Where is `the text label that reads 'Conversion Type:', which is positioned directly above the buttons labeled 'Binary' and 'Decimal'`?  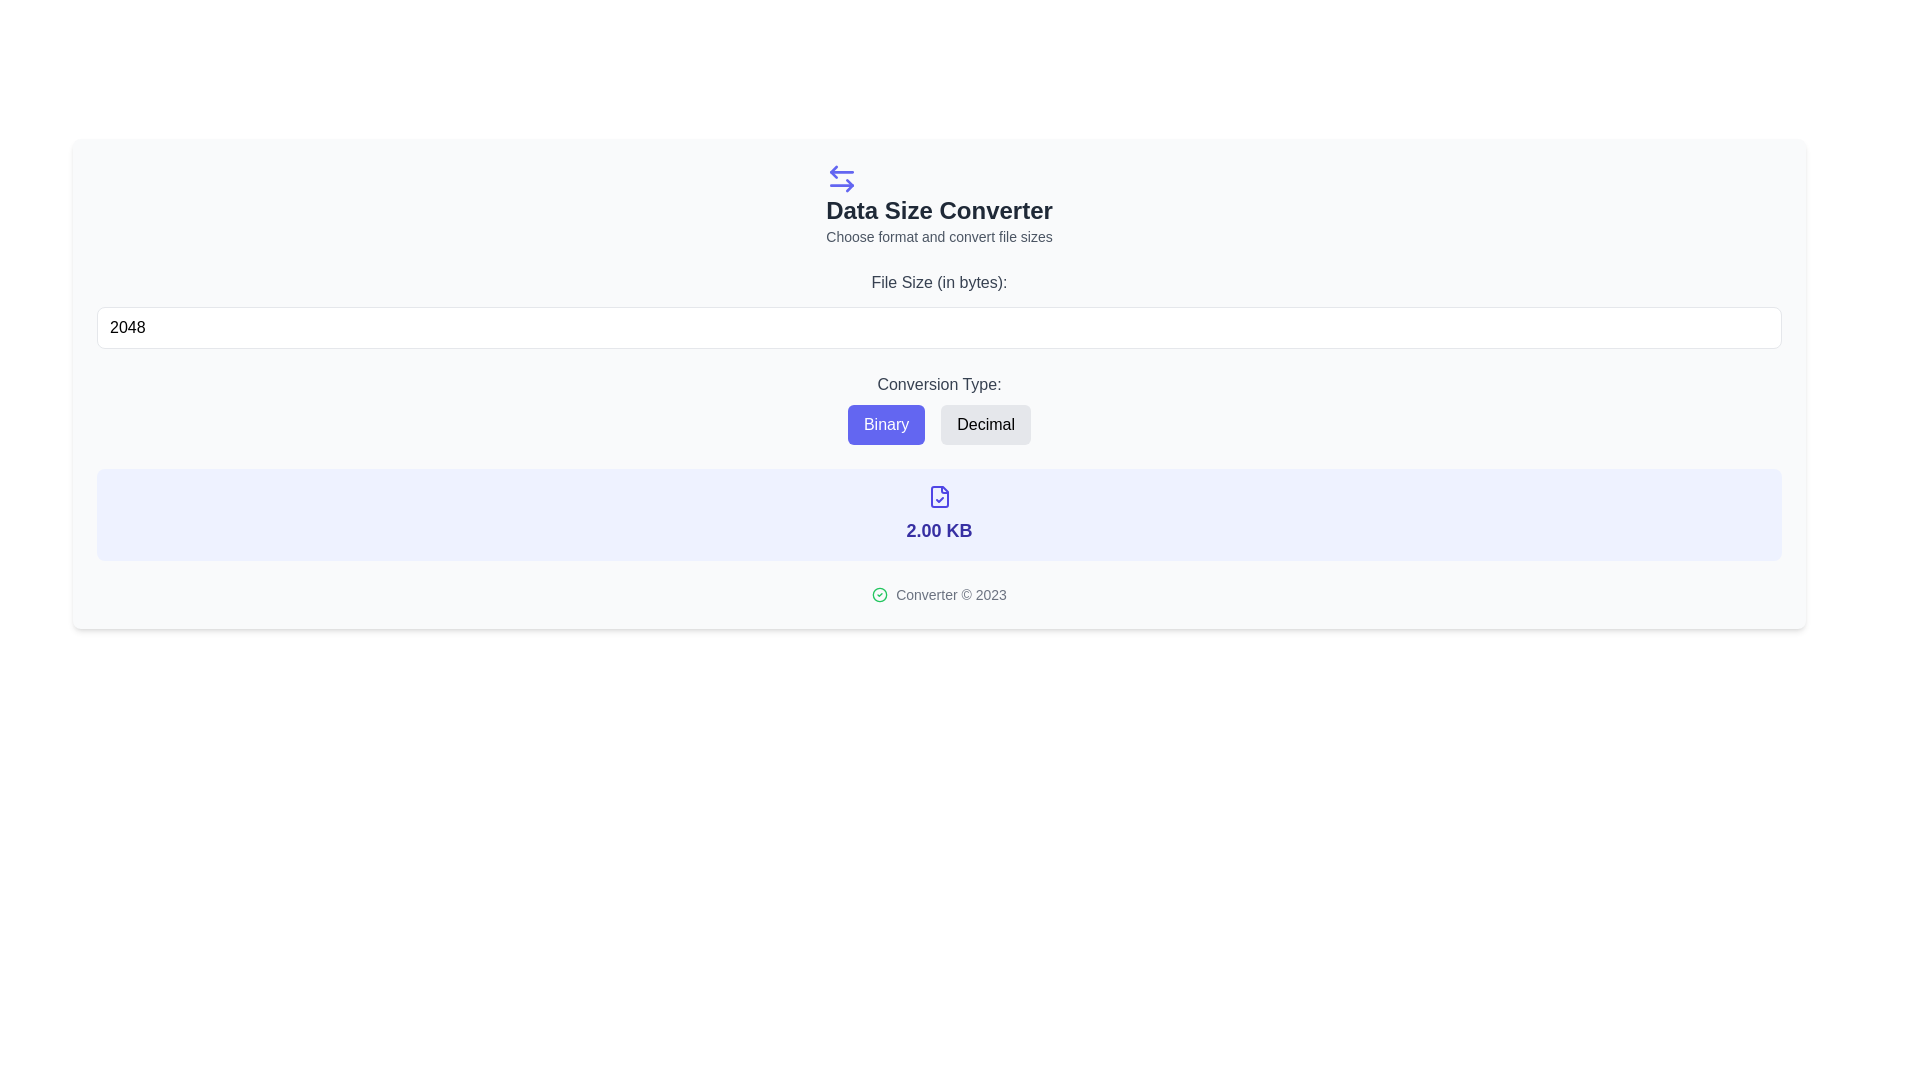
the text label that reads 'Conversion Type:', which is positioned directly above the buttons labeled 'Binary' and 'Decimal' is located at coordinates (938, 385).